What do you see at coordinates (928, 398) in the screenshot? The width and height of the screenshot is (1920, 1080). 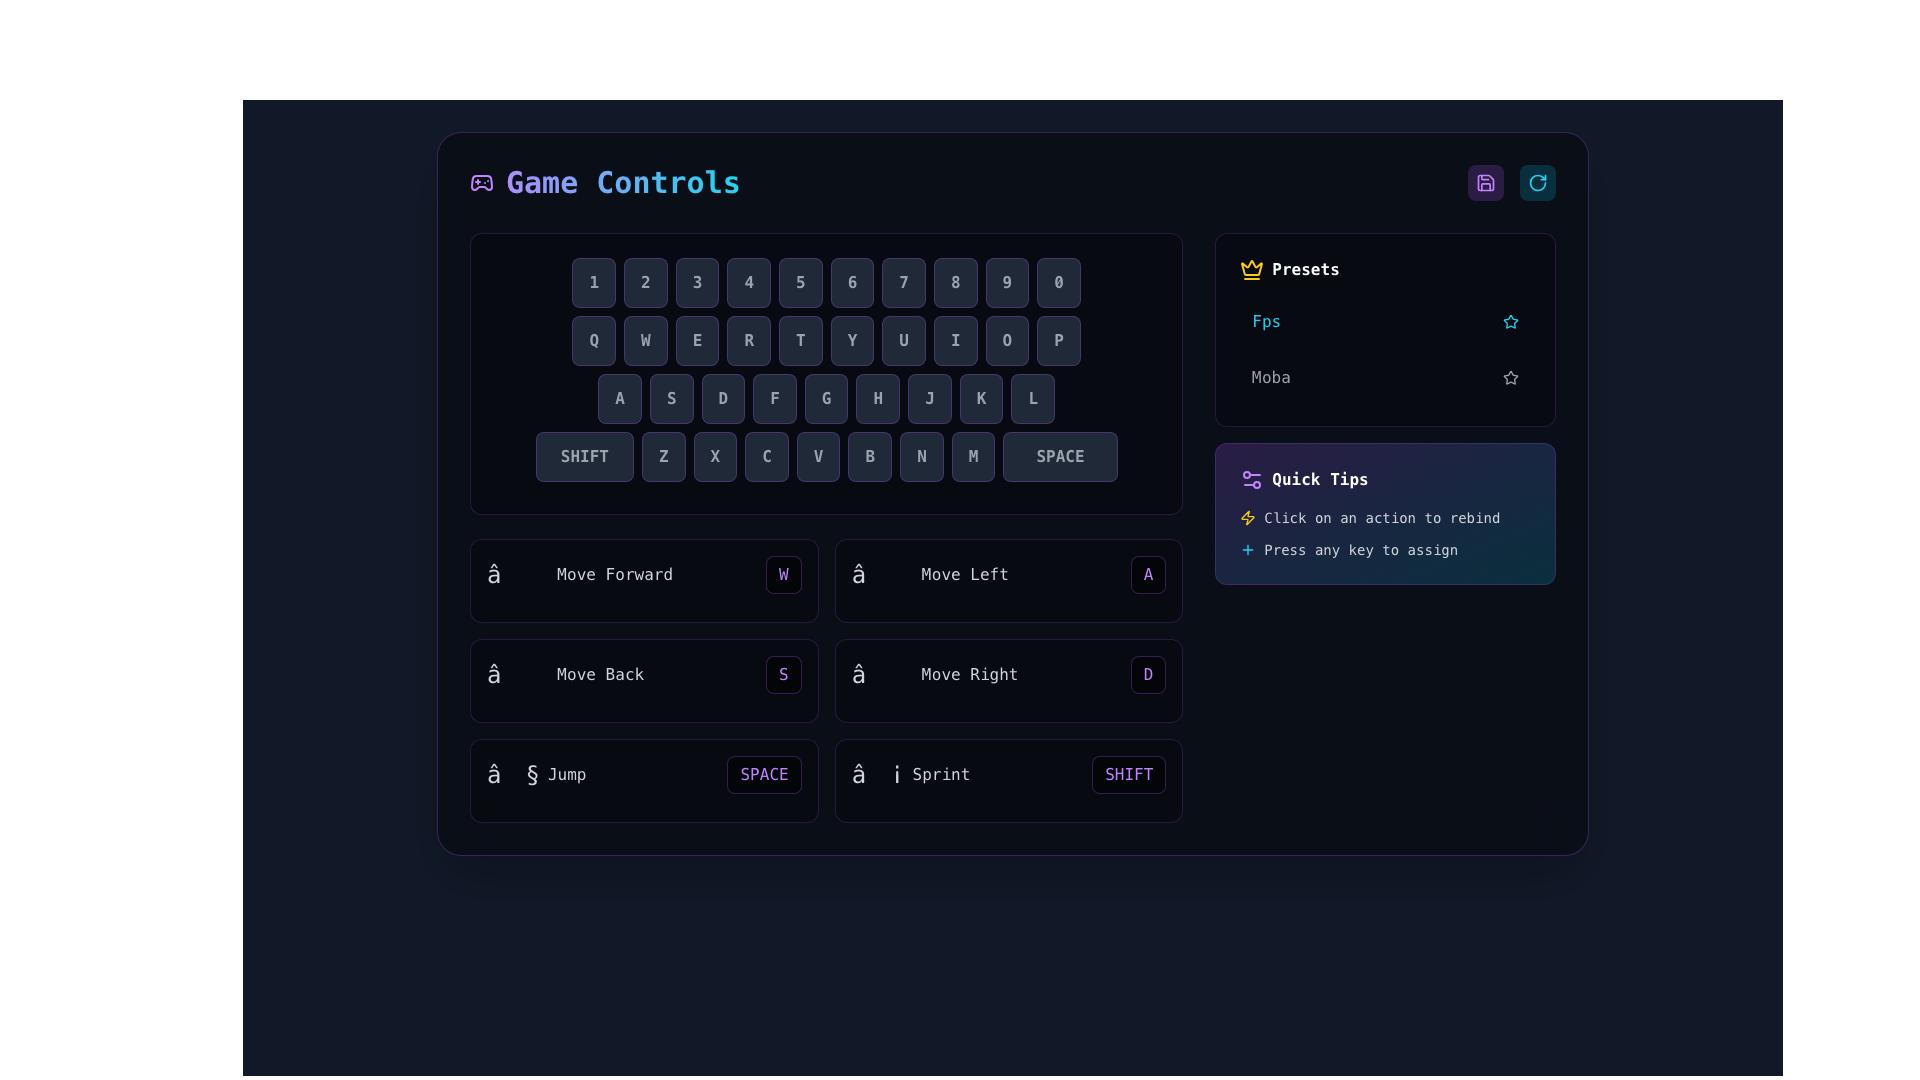 I see `the 7th button in a row of keys representing the letters A through L, which visually represents the 'J' key` at bounding box center [928, 398].